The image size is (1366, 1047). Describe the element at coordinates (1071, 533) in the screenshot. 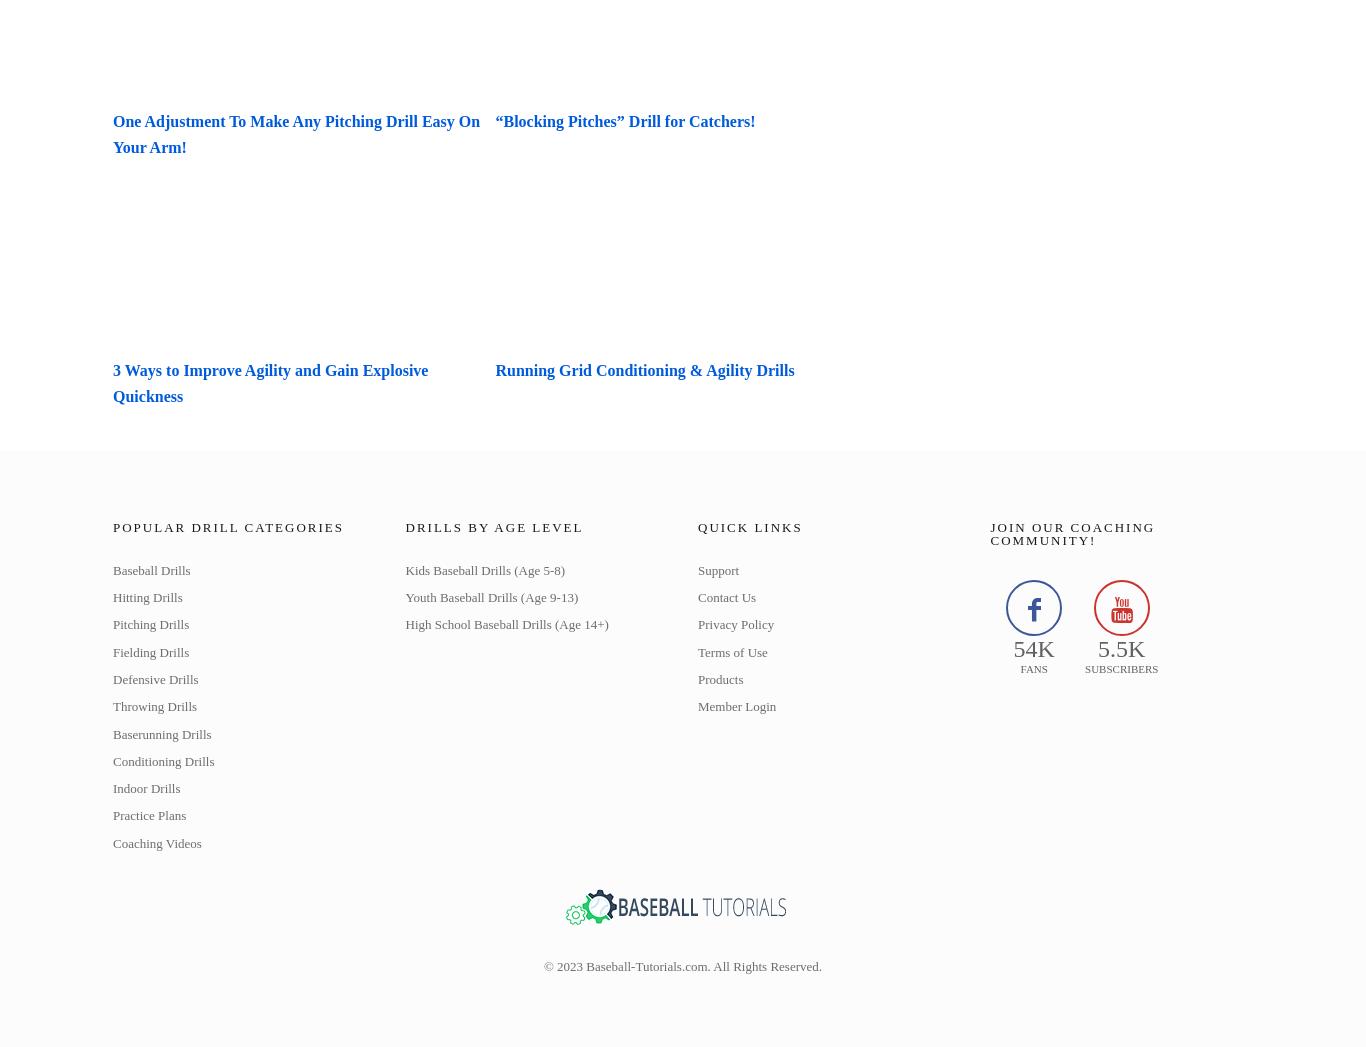

I see `'Join Our Coaching Community!'` at that location.